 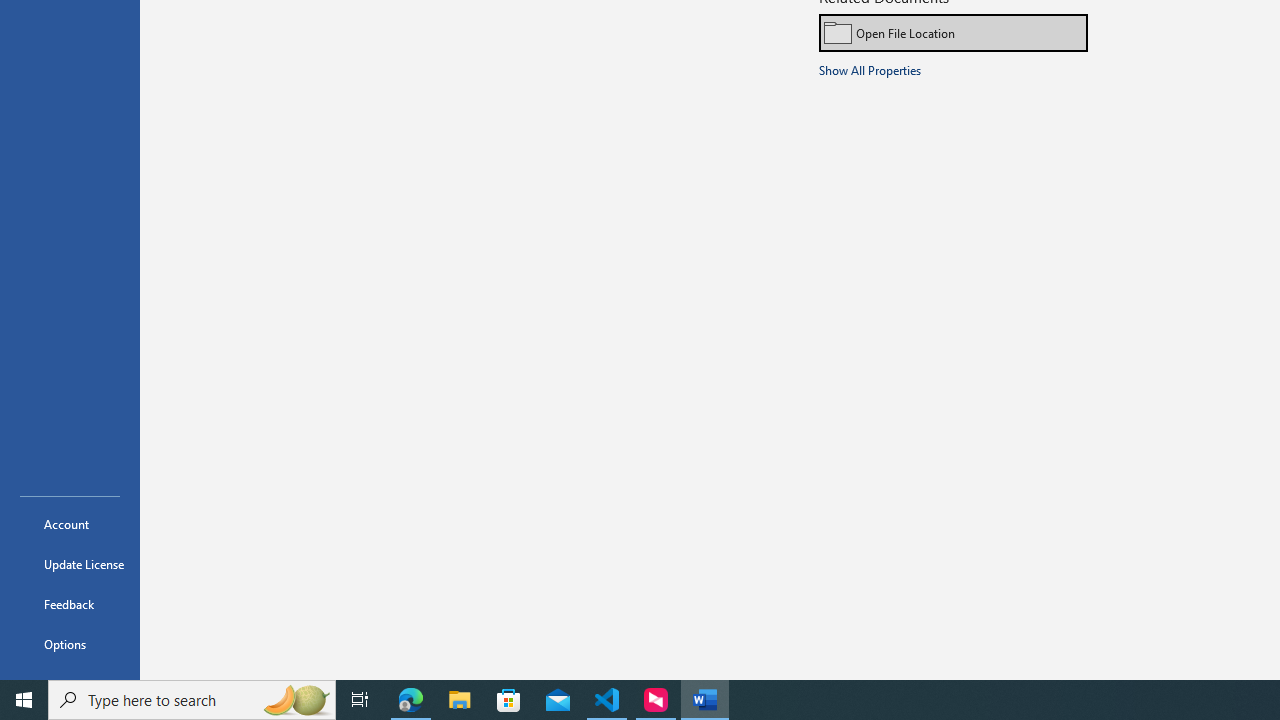 What do you see at coordinates (69, 603) in the screenshot?
I see `'Feedback'` at bounding box center [69, 603].